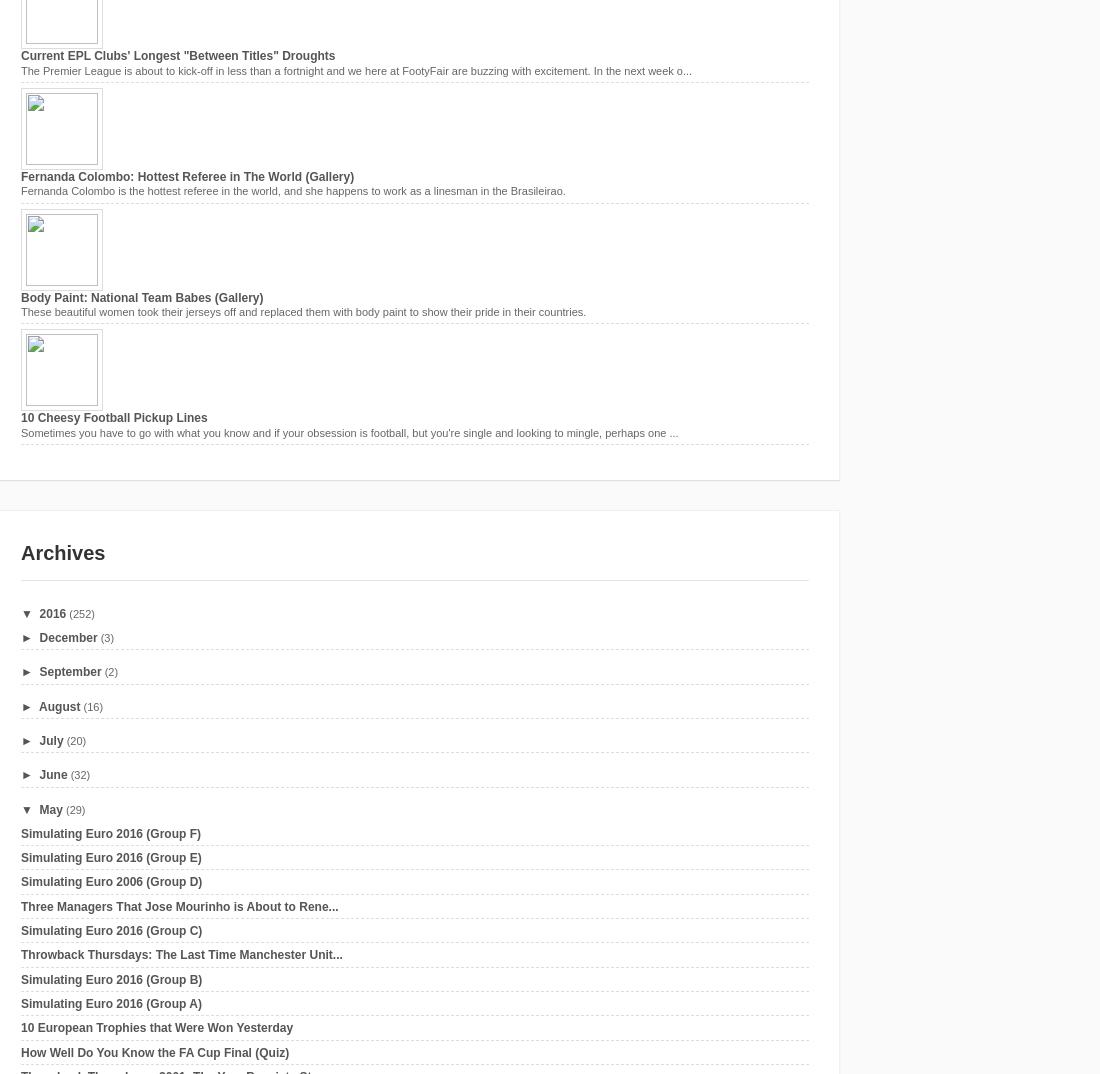 The width and height of the screenshot is (1100, 1074). I want to click on 'Archives', so click(62, 551).